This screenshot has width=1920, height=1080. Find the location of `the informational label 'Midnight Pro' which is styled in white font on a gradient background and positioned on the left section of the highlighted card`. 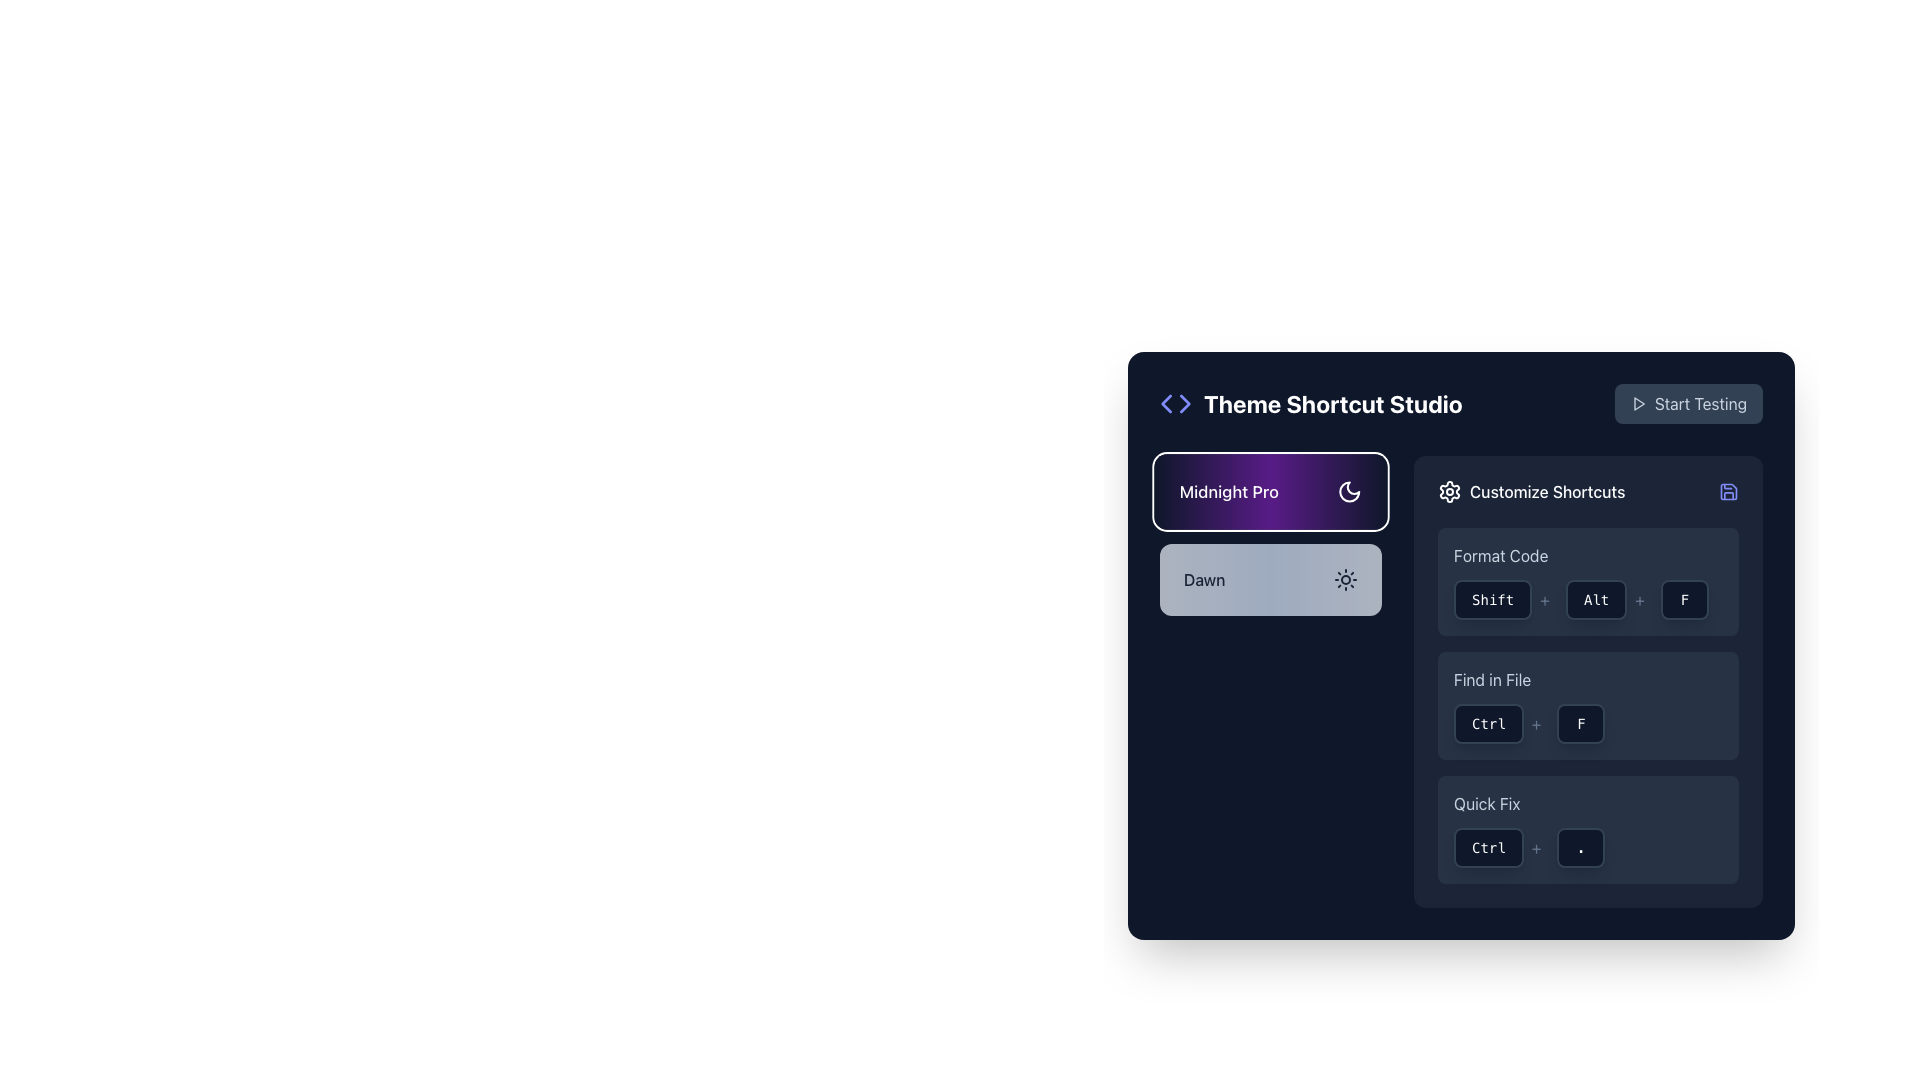

the informational label 'Midnight Pro' which is styled in white font on a gradient background and positioned on the left section of the highlighted card is located at coordinates (1270, 492).